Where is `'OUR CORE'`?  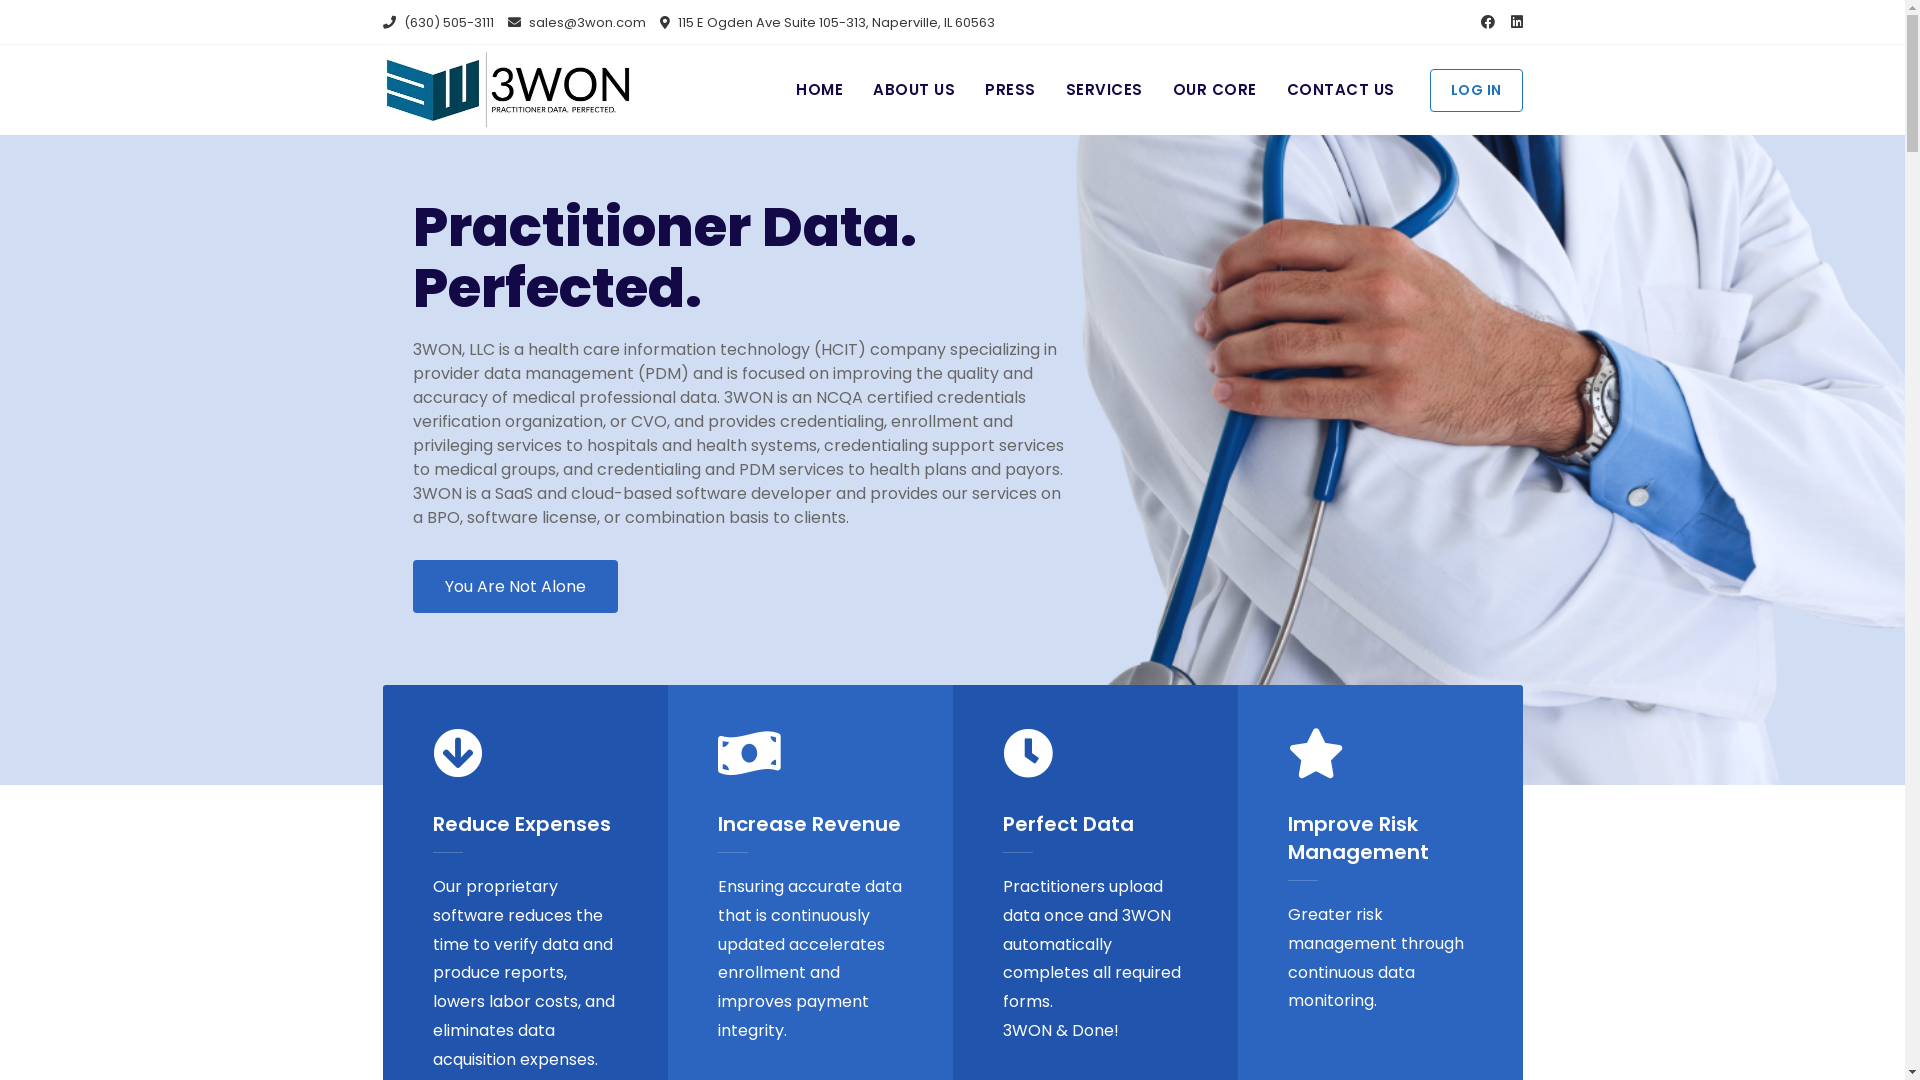
'OUR CORE' is located at coordinates (1213, 90).